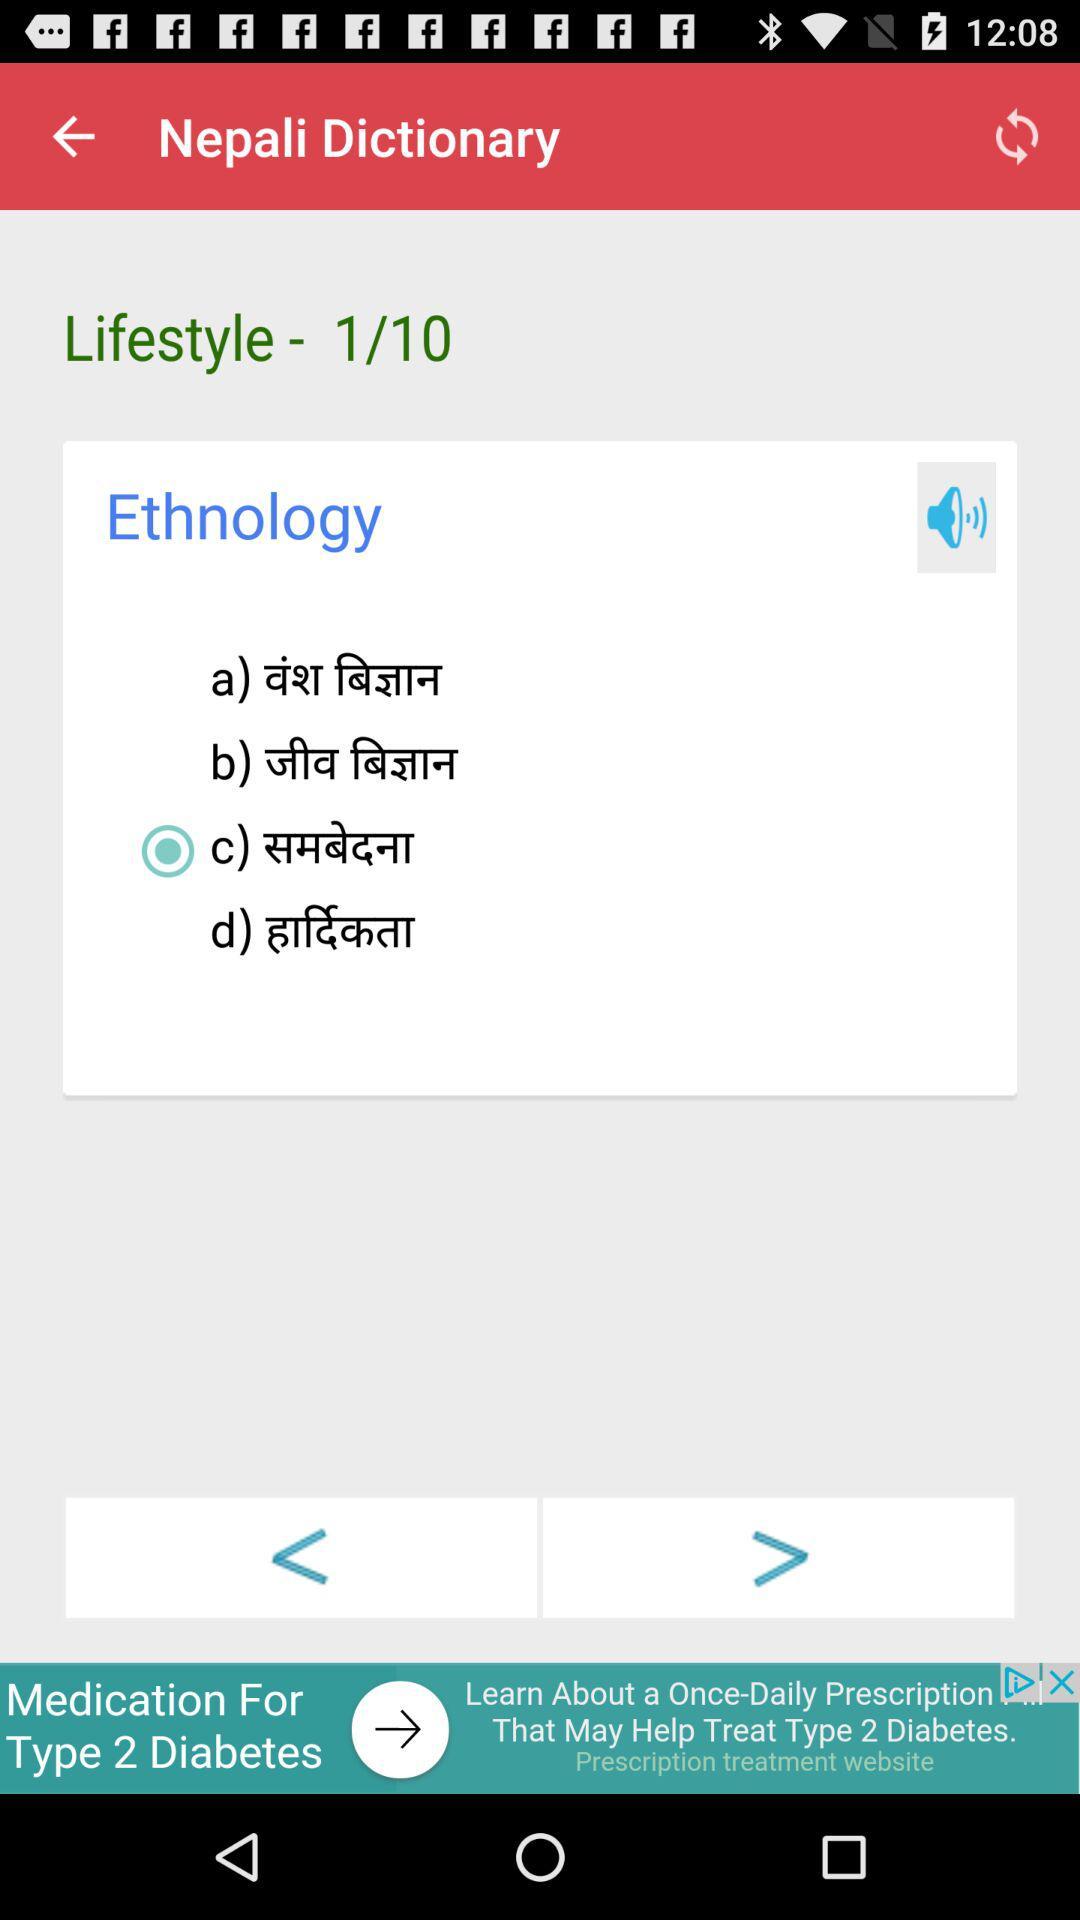 This screenshot has height=1920, width=1080. What do you see at coordinates (301, 1667) in the screenshot?
I see `the arrow_backward icon` at bounding box center [301, 1667].